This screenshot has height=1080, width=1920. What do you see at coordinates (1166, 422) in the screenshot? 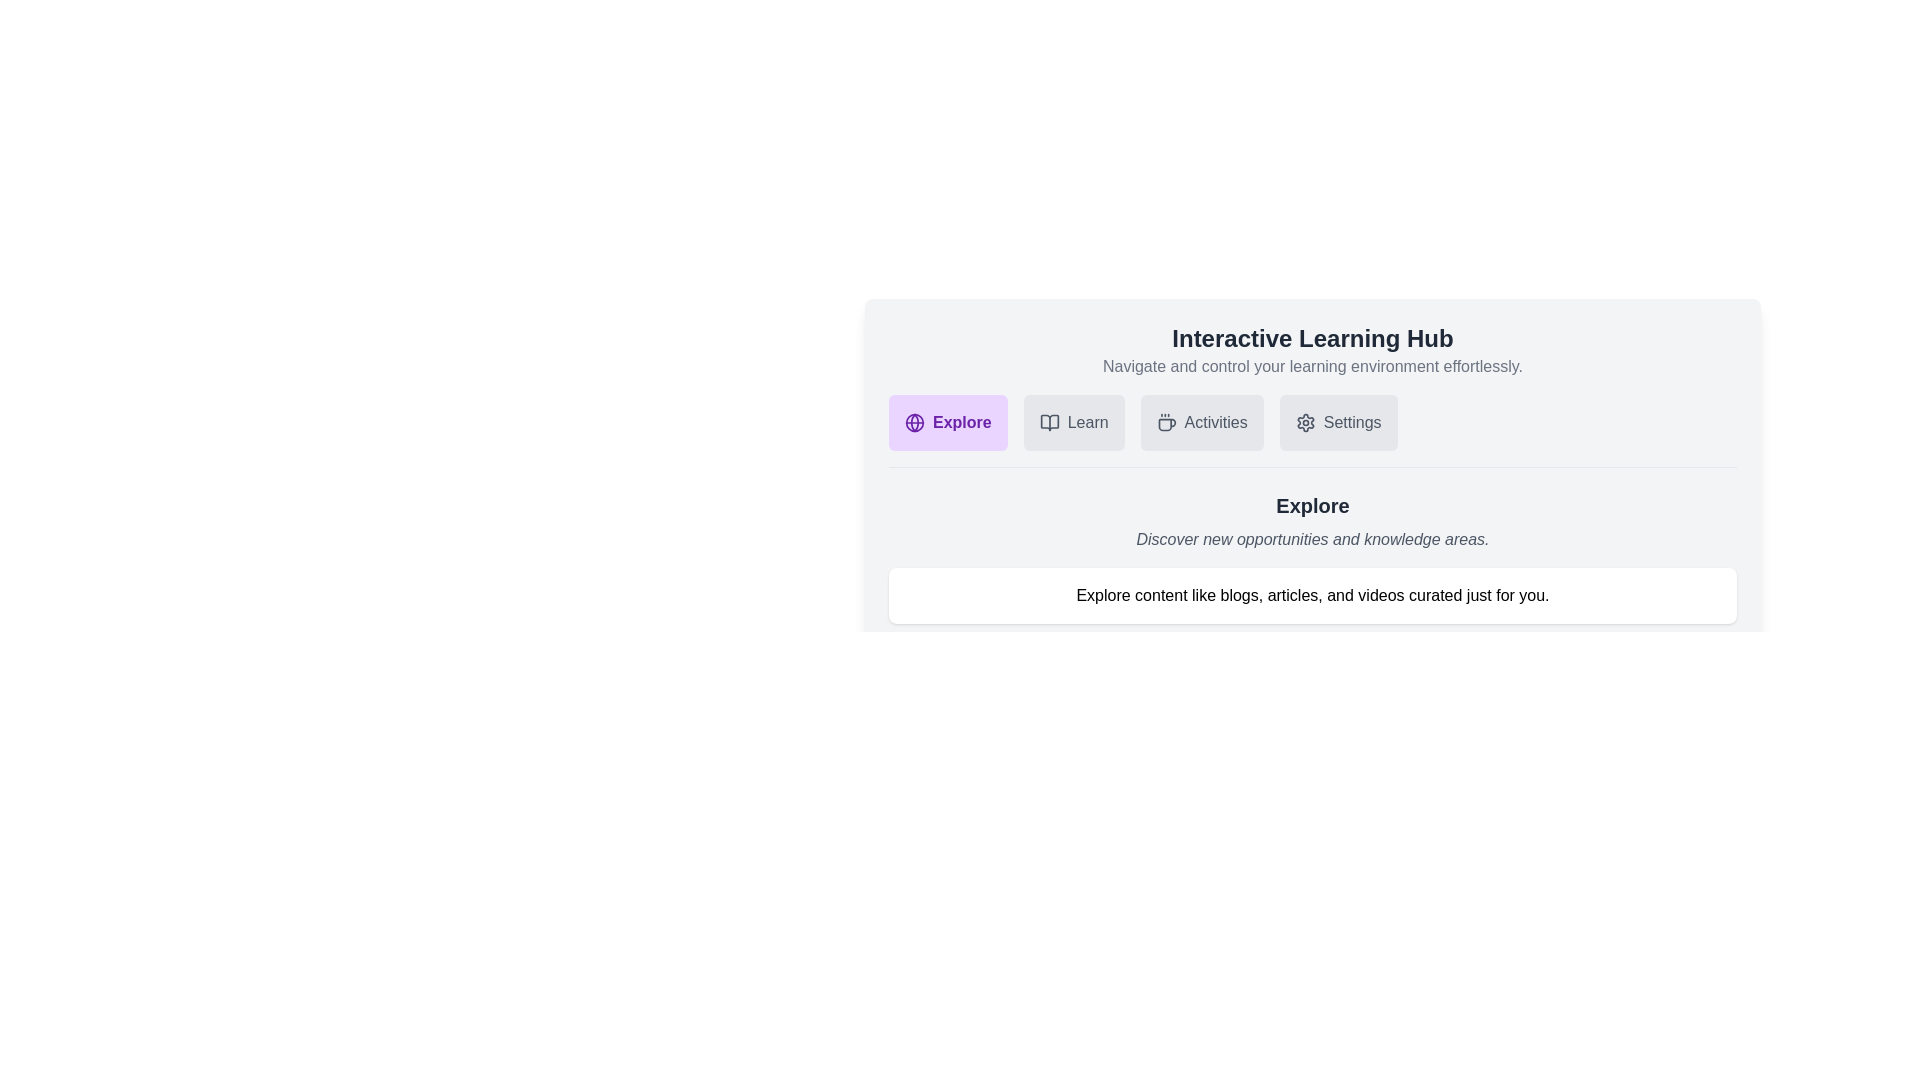
I see `the 'Activities' button, which is identified by its icon located at the top-right section of the main menu` at bounding box center [1166, 422].